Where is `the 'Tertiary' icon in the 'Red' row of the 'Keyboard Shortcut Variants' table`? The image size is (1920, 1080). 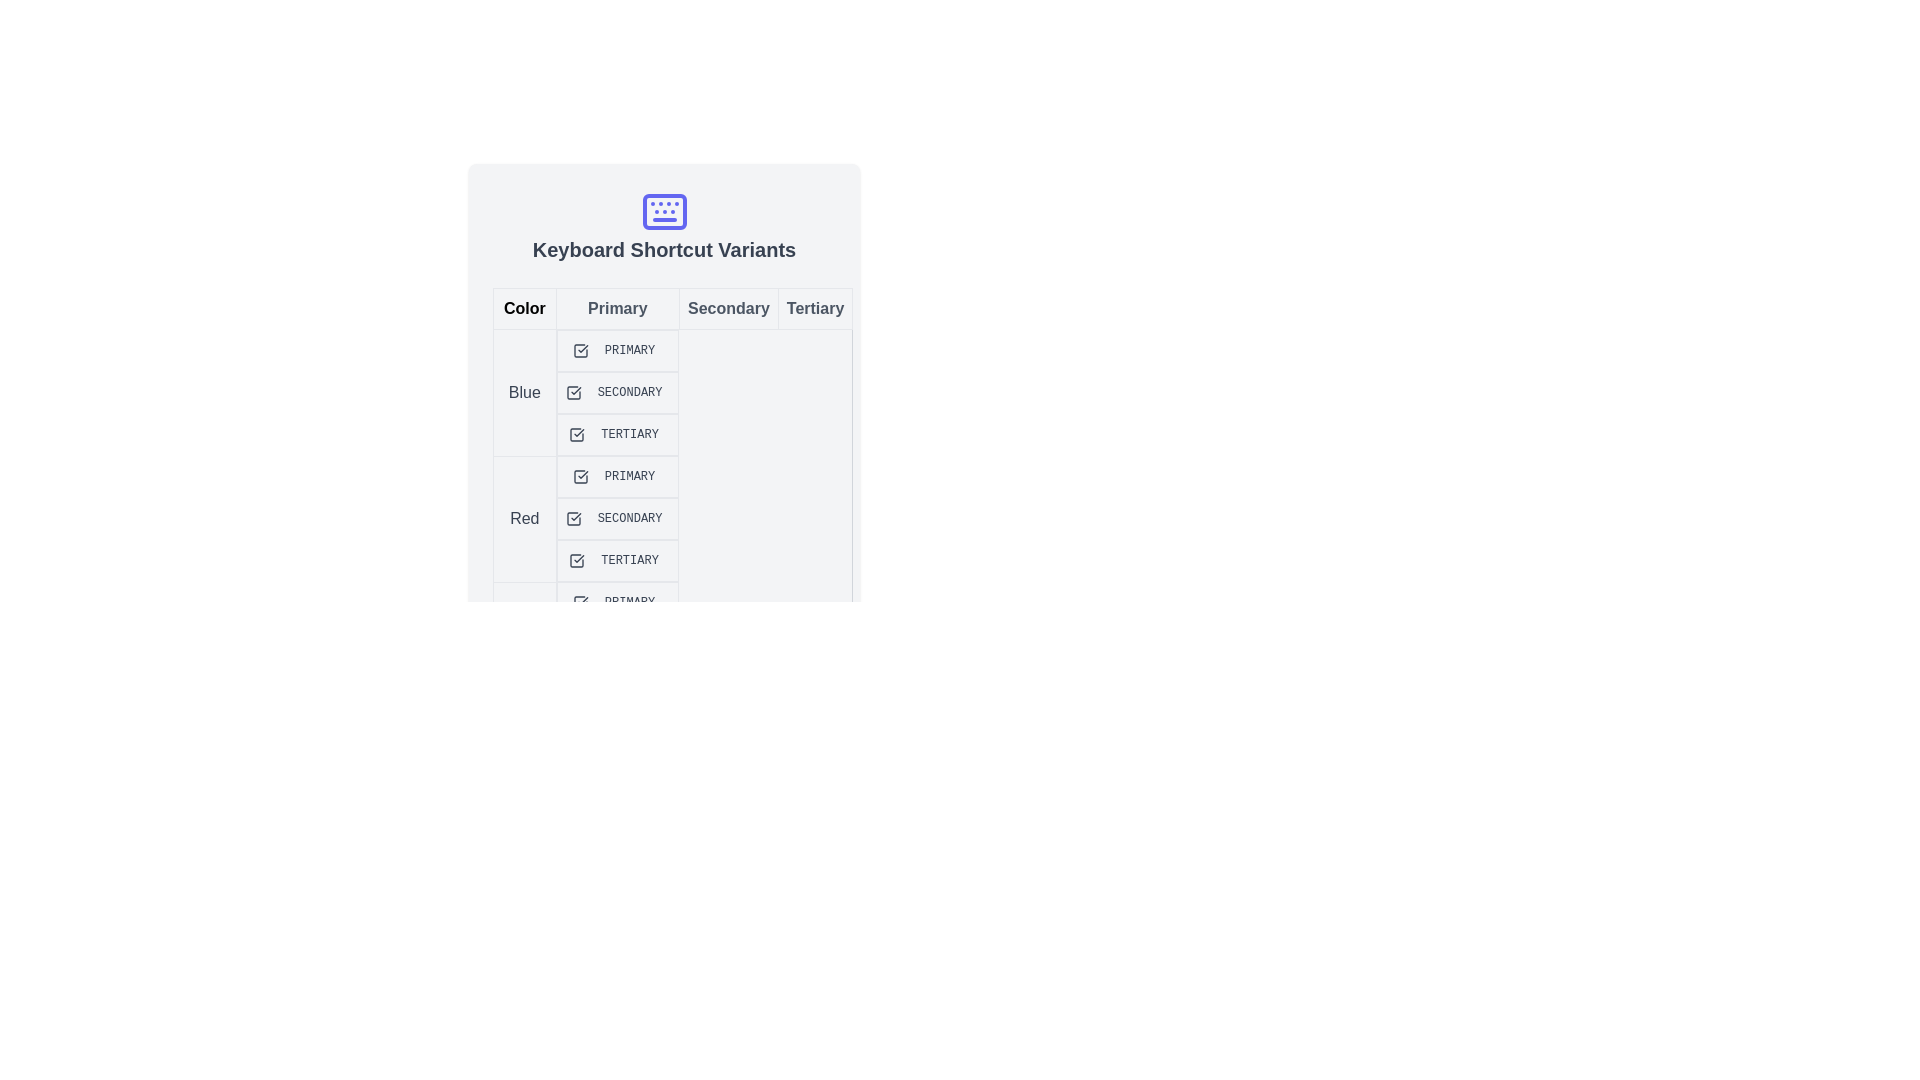
the 'Tertiary' icon in the 'Red' row of the 'Keyboard Shortcut Variants' table is located at coordinates (576, 560).